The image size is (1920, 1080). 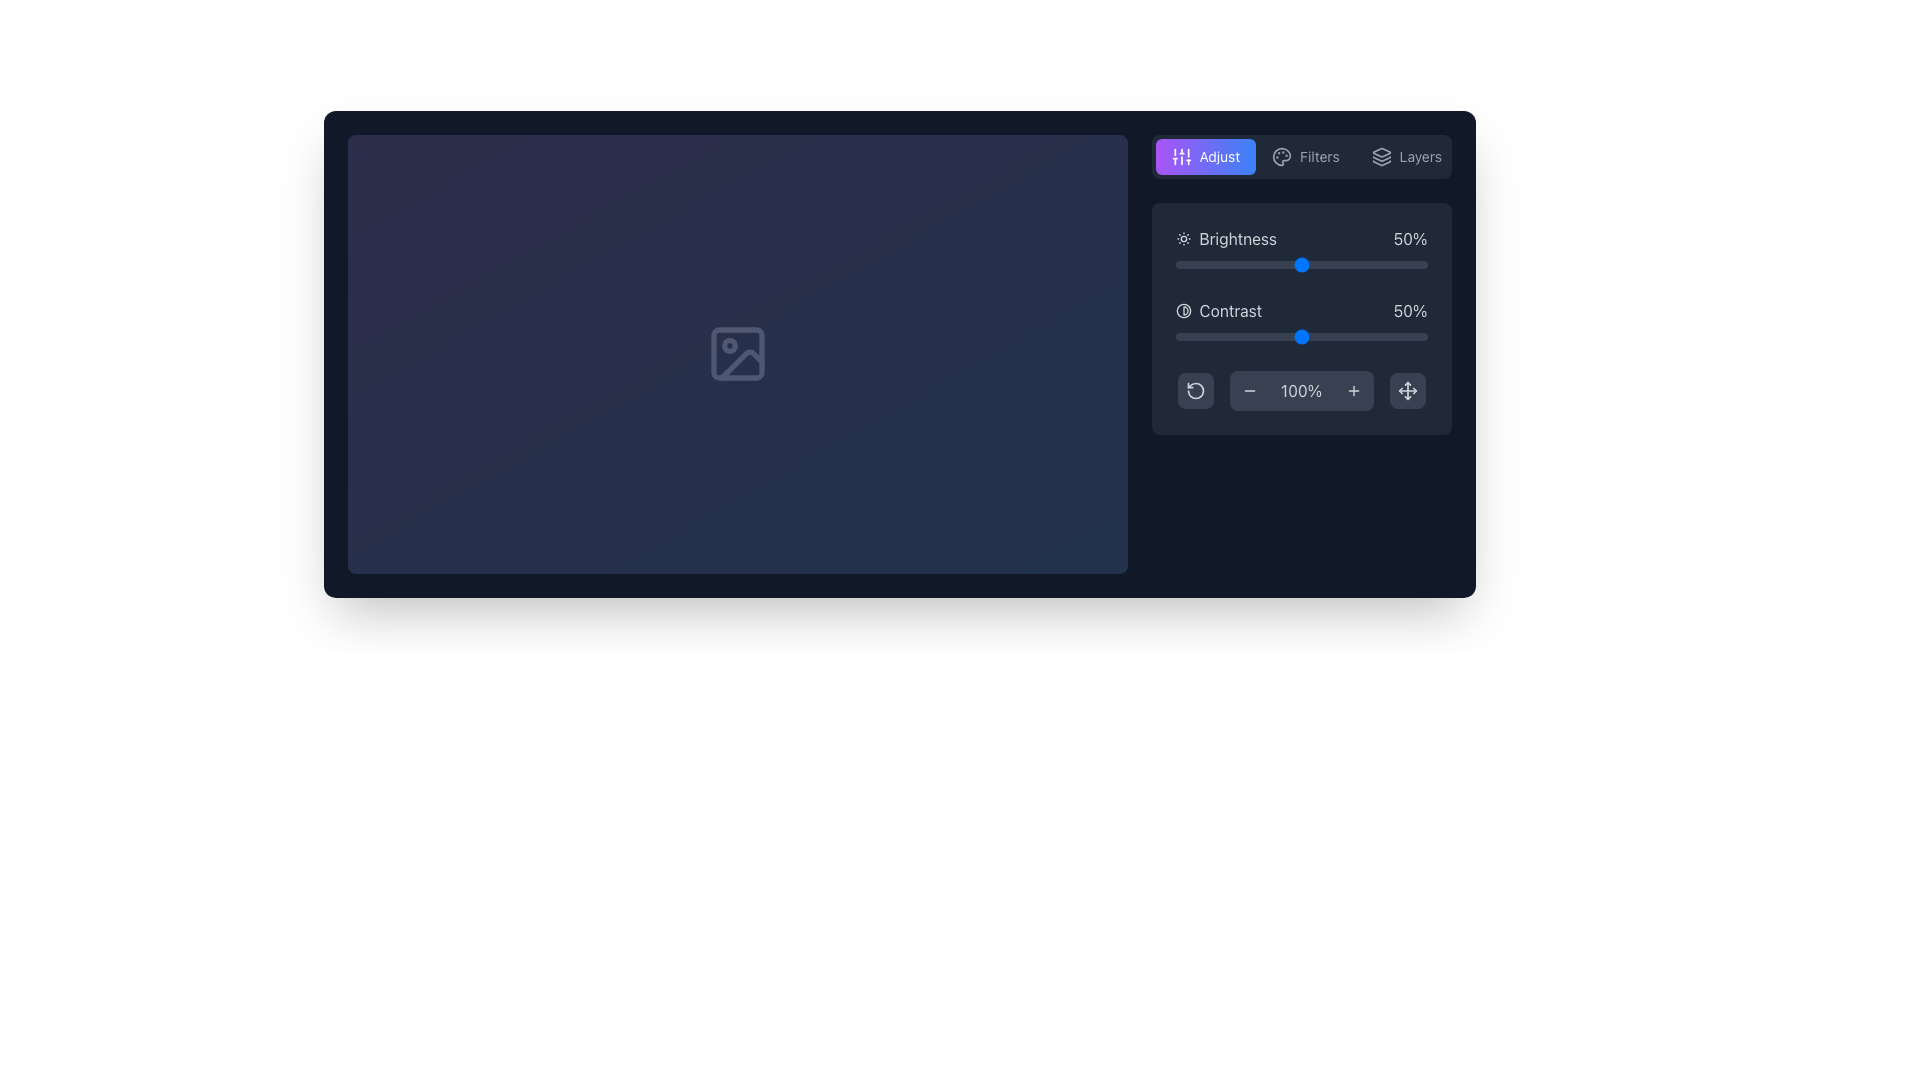 What do you see at coordinates (1218, 156) in the screenshot?
I see `the button containing the text label 'Adjust'` at bounding box center [1218, 156].